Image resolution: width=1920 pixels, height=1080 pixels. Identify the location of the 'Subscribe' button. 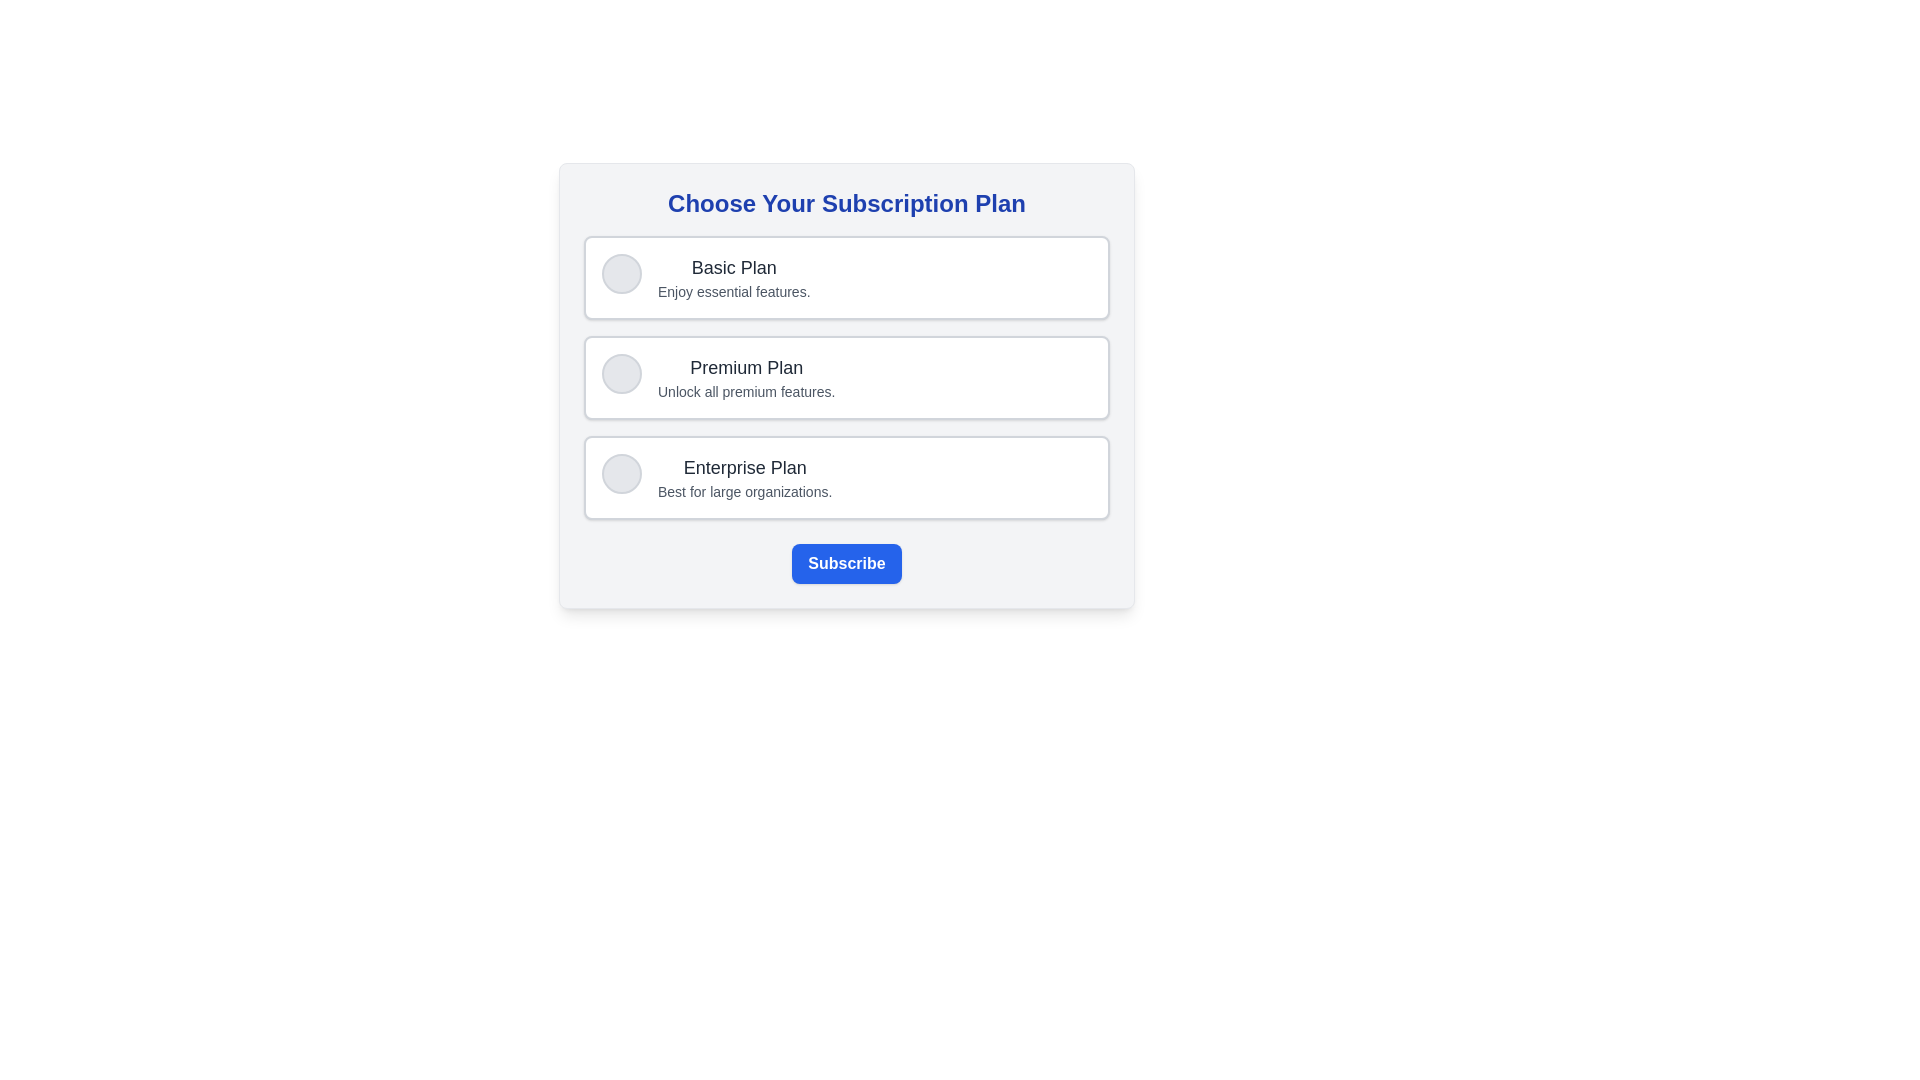
(846, 563).